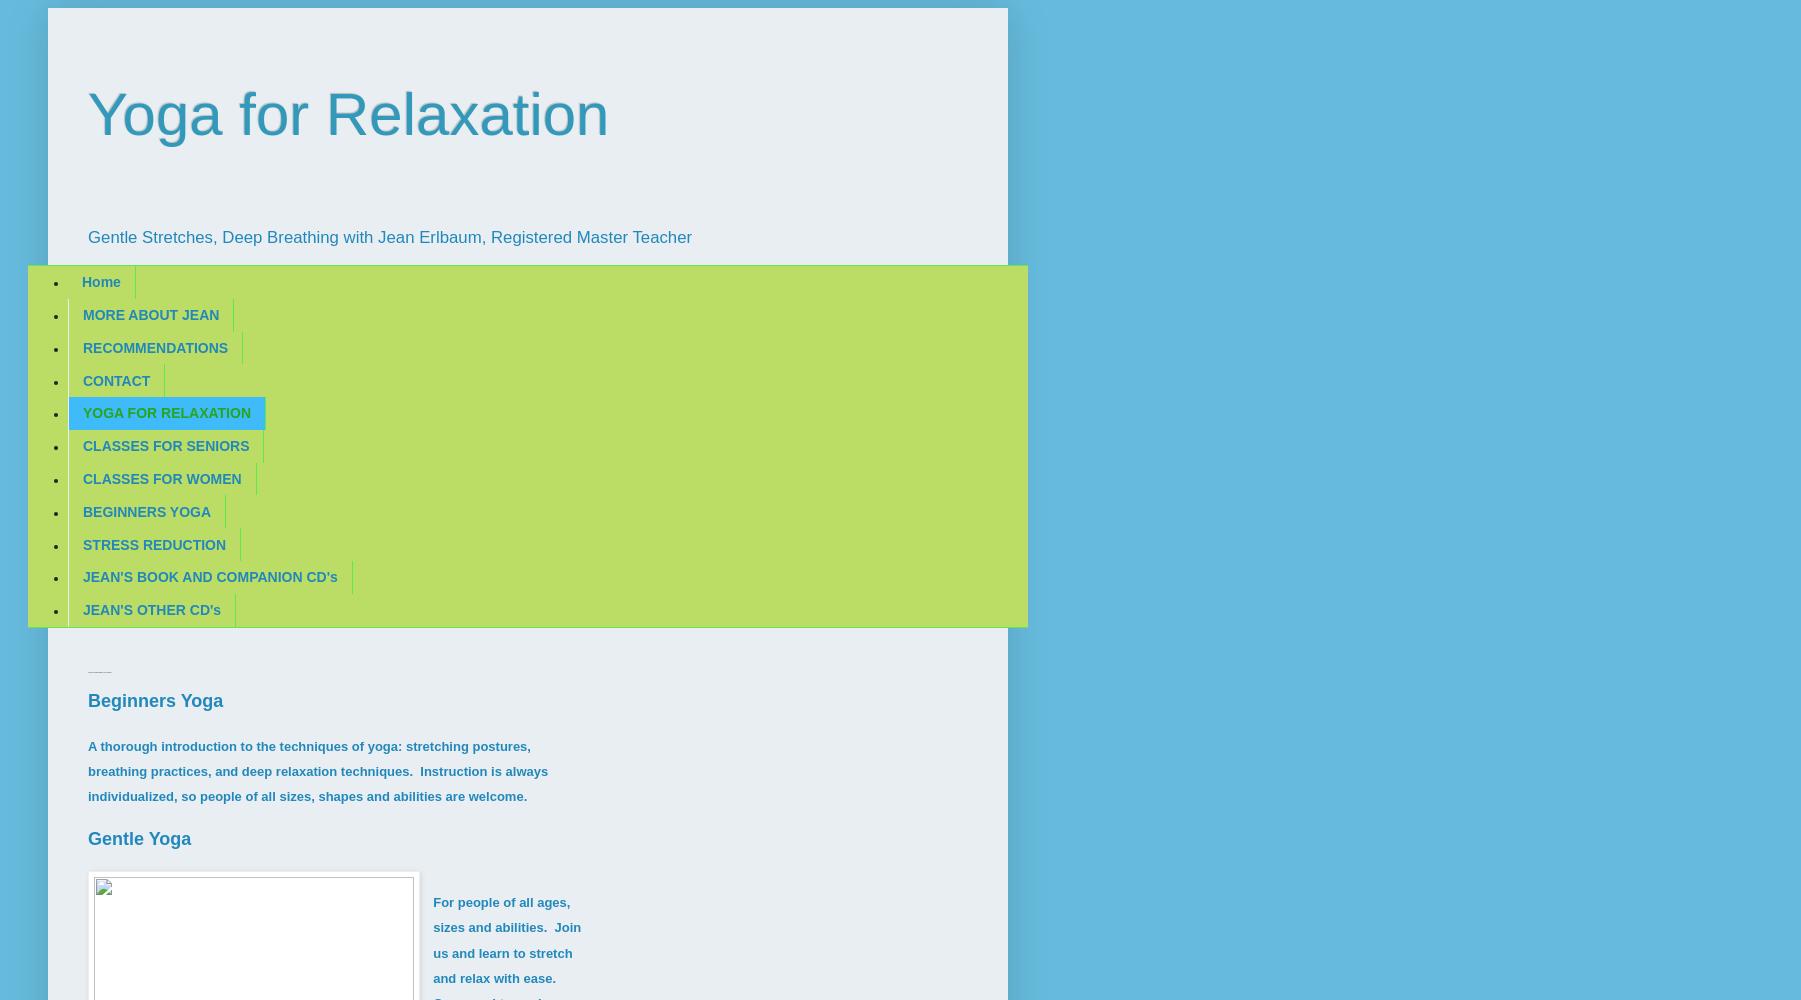  Describe the element at coordinates (87, 771) in the screenshot. I see `'A
 thorough introduction to the techniques of yoga: stretching postures, 
breathing practices, and deep relaxation techniques.  Instruction is 
always individualized, so people of all sizes, shapes and abilities are 
welcome.'` at that location.